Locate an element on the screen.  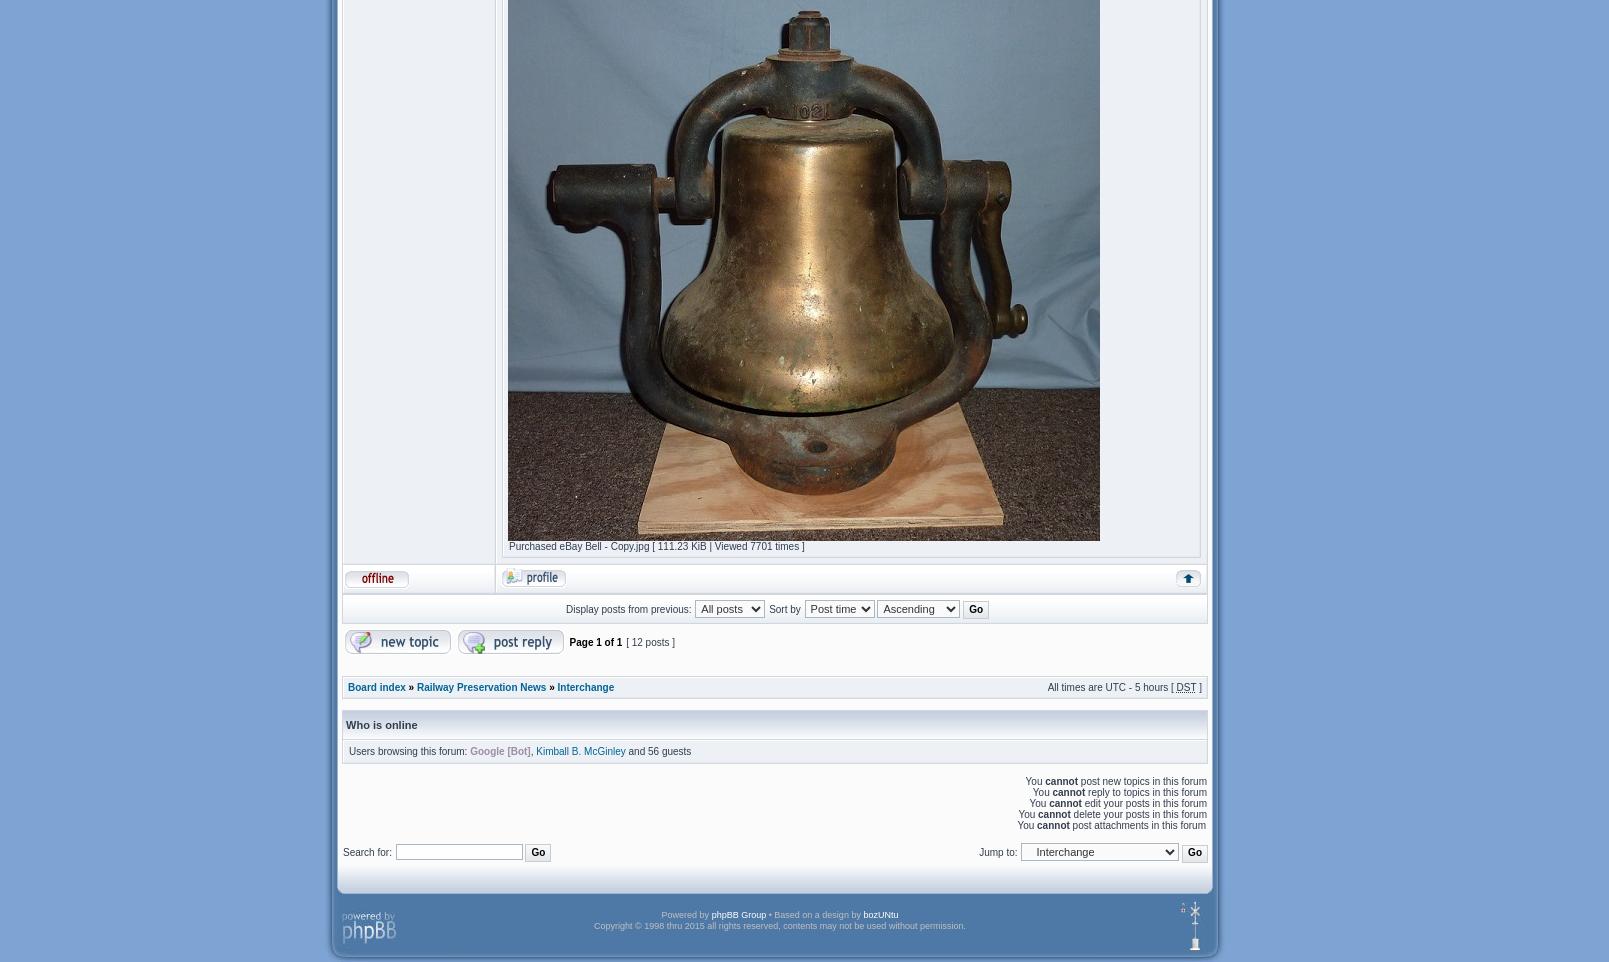
'post new topics in this forum' is located at coordinates (1078, 780).